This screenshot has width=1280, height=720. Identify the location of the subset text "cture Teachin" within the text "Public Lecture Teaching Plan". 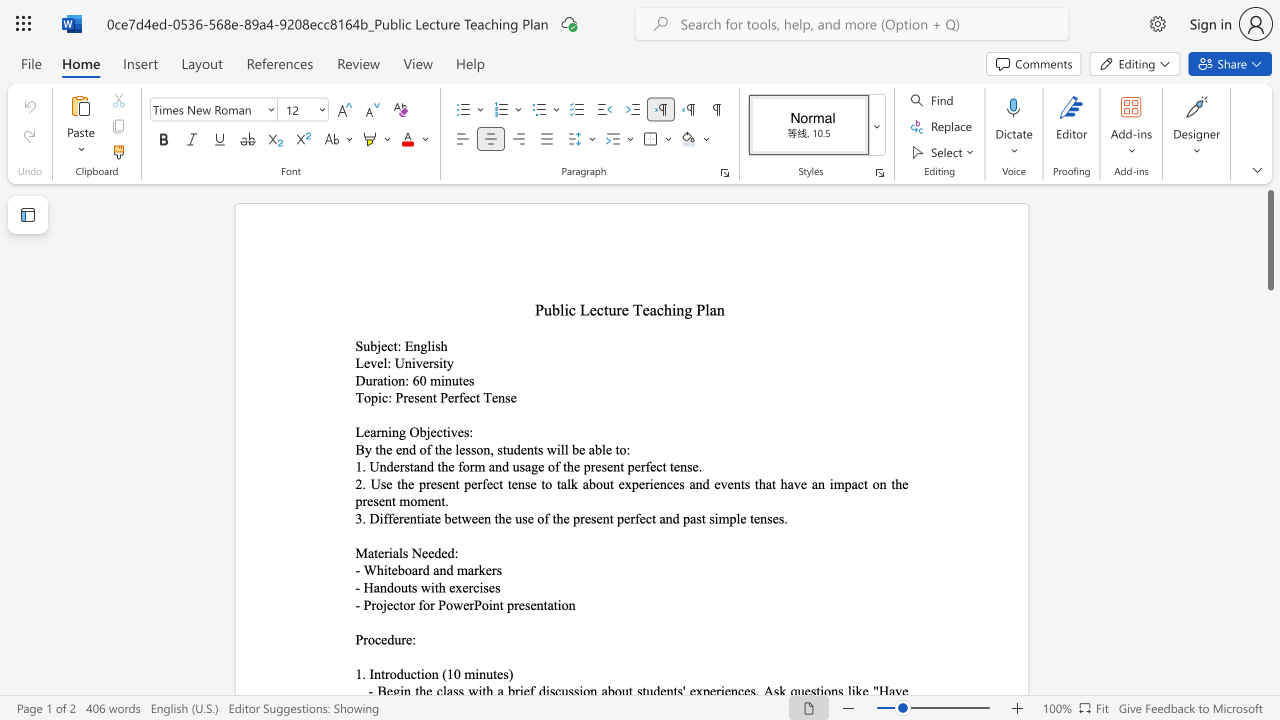
(595, 310).